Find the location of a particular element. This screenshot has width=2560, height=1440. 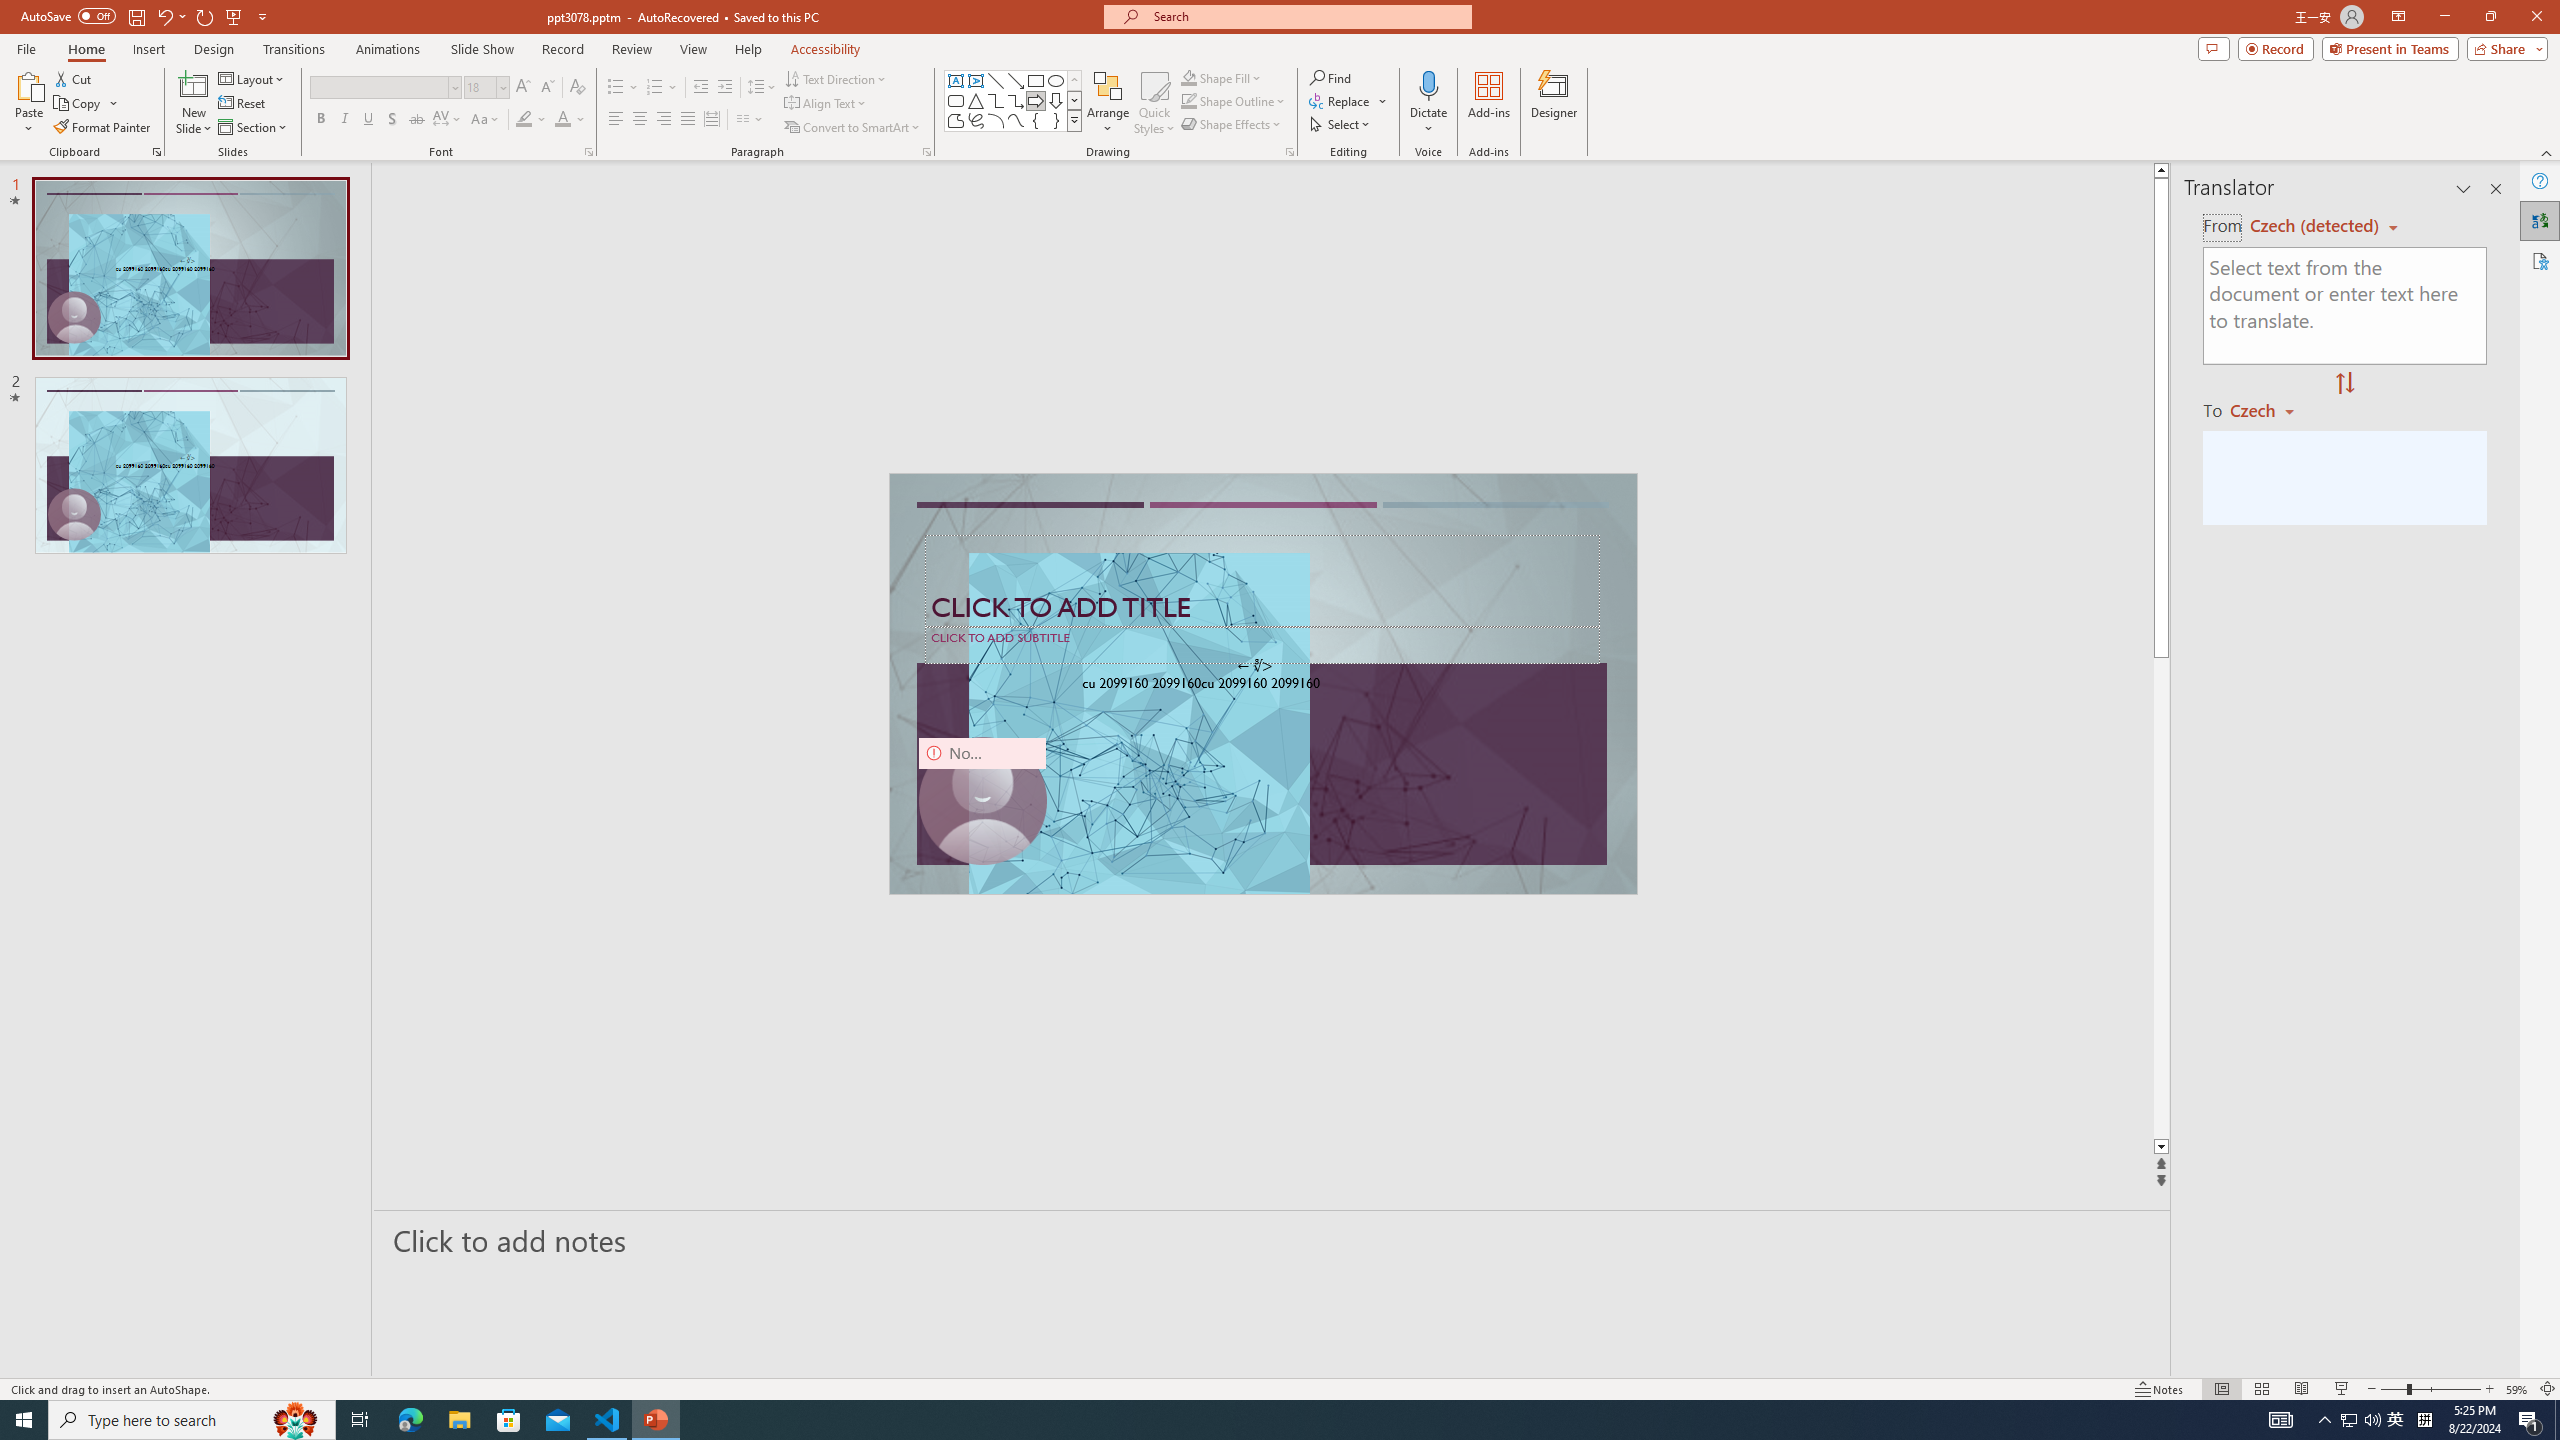

'Vertical Text Box' is located at coordinates (974, 80).